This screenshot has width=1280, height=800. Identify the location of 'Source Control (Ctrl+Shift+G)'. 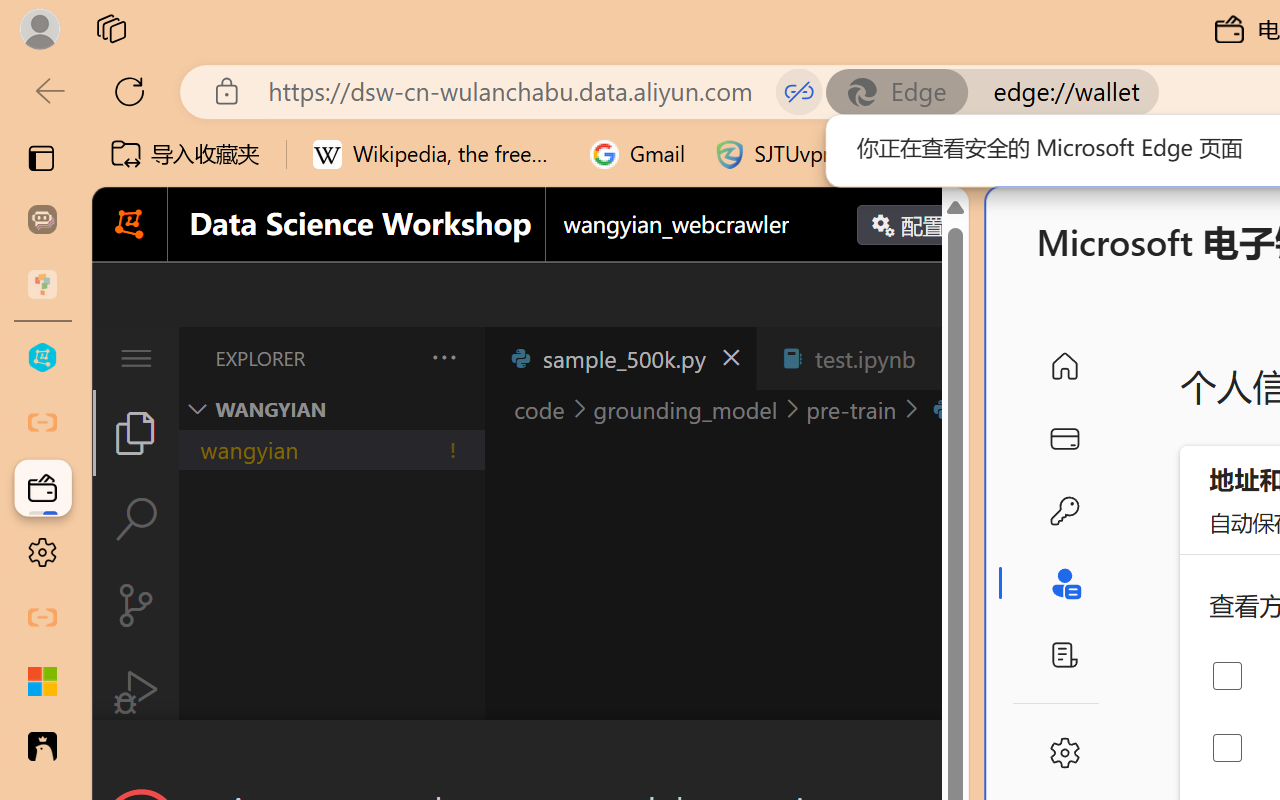
(134, 605).